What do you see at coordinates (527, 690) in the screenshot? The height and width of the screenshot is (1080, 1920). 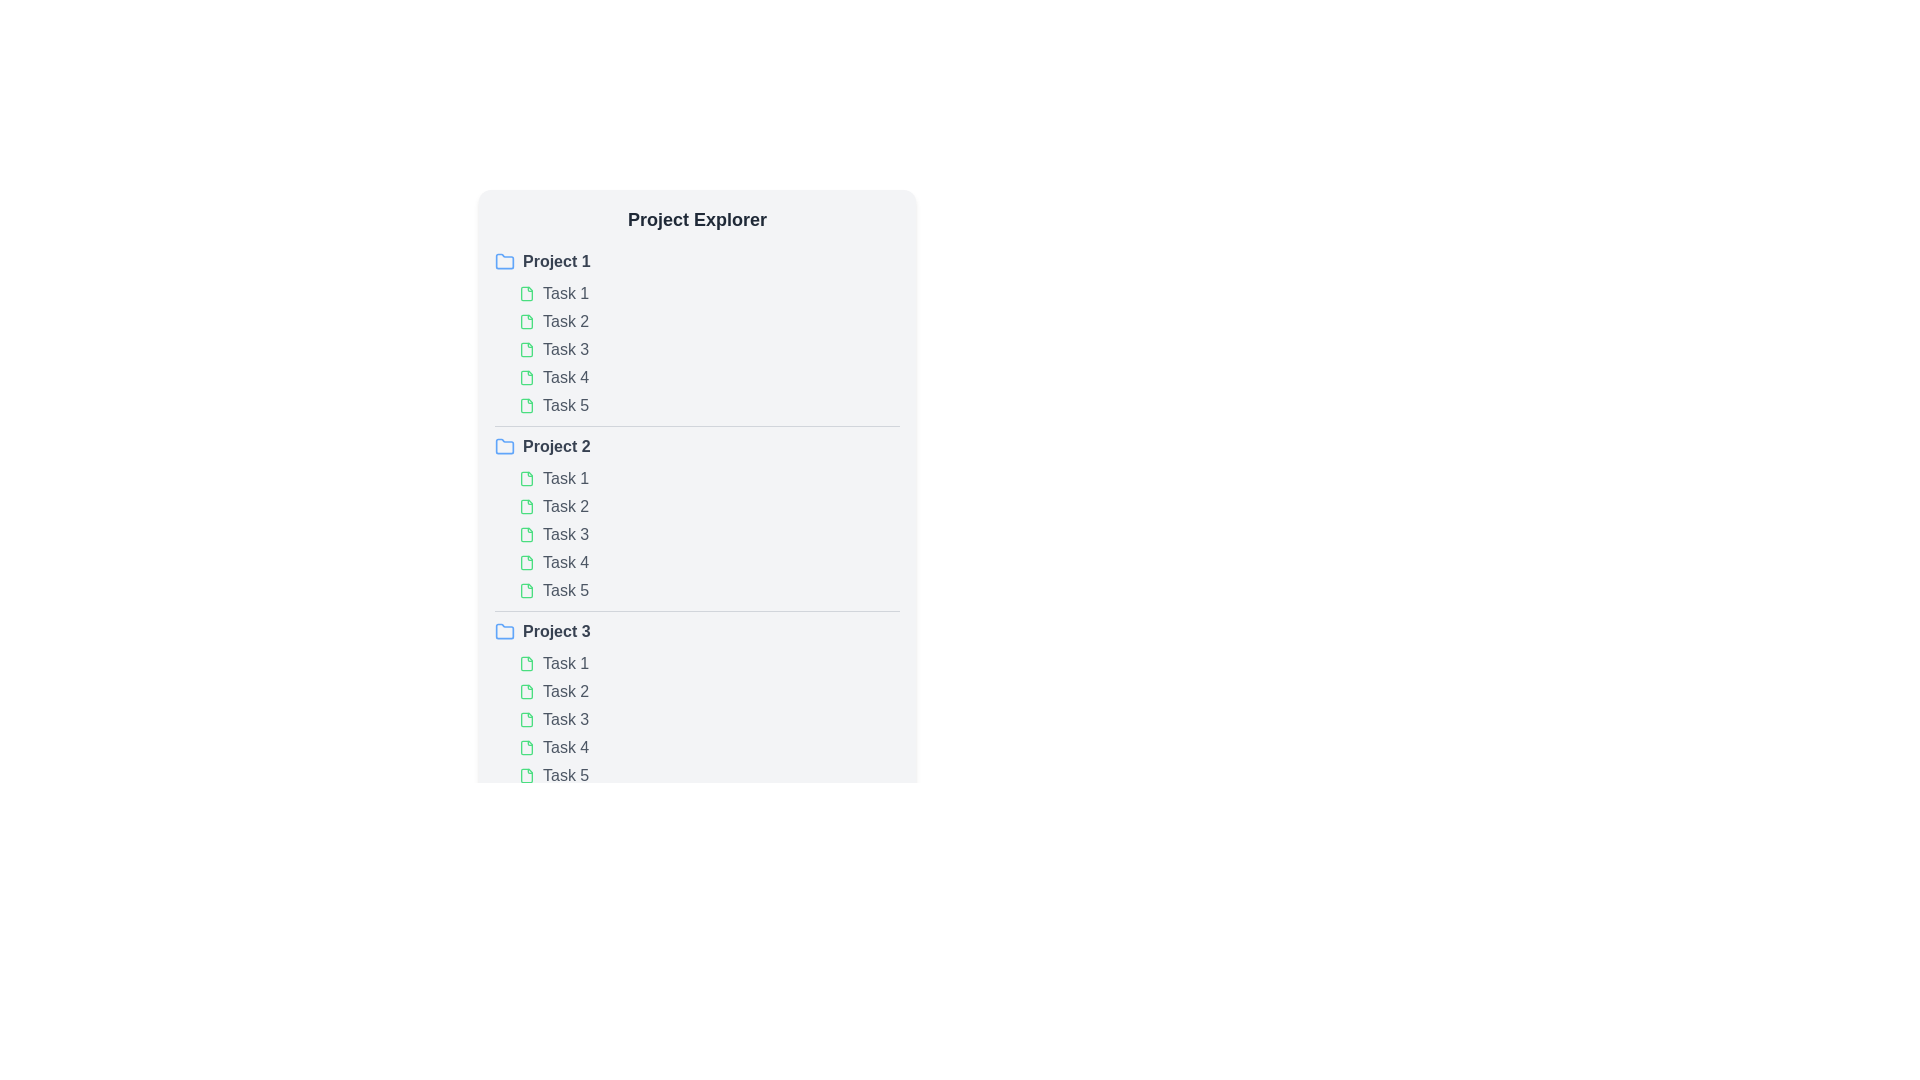 I see `the green document icon located next to the text labeled 'Task 2' under the 'Project 3' section` at bounding box center [527, 690].